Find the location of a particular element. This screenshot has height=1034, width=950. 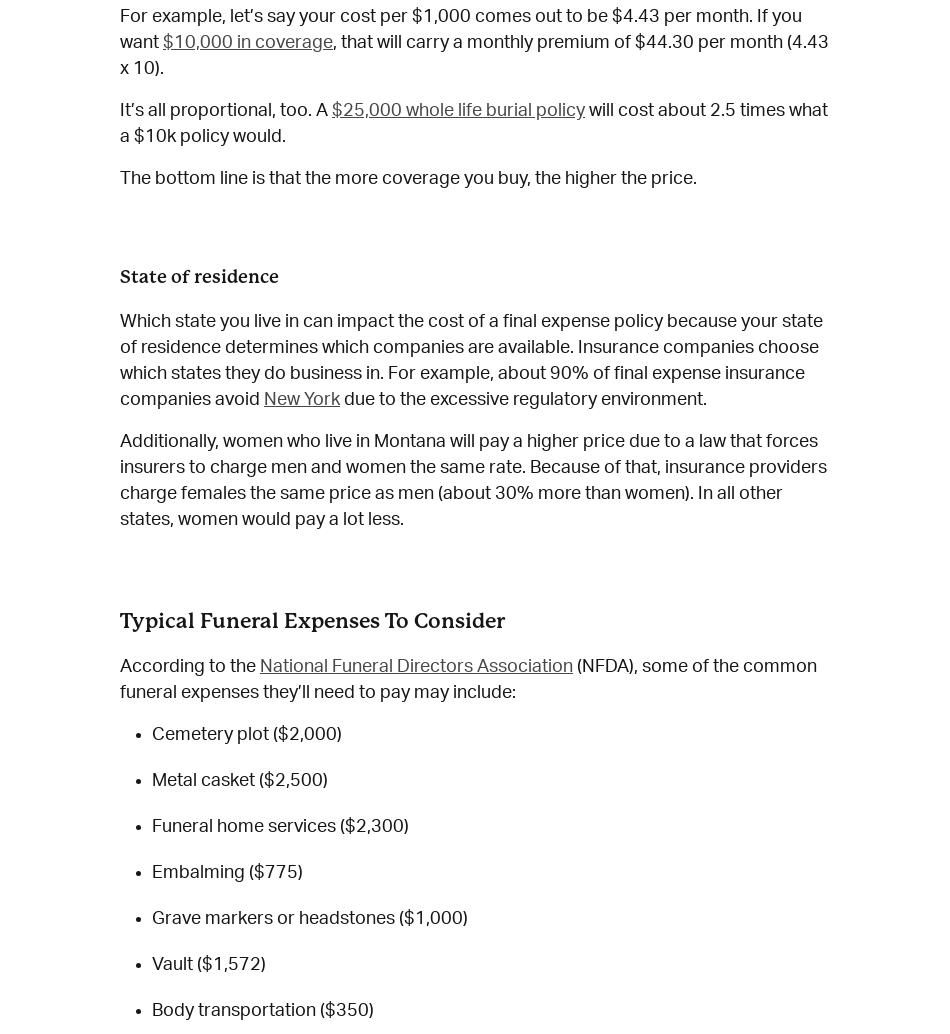

'National Funeral Directors Association' is located at coordinates (259, 667).